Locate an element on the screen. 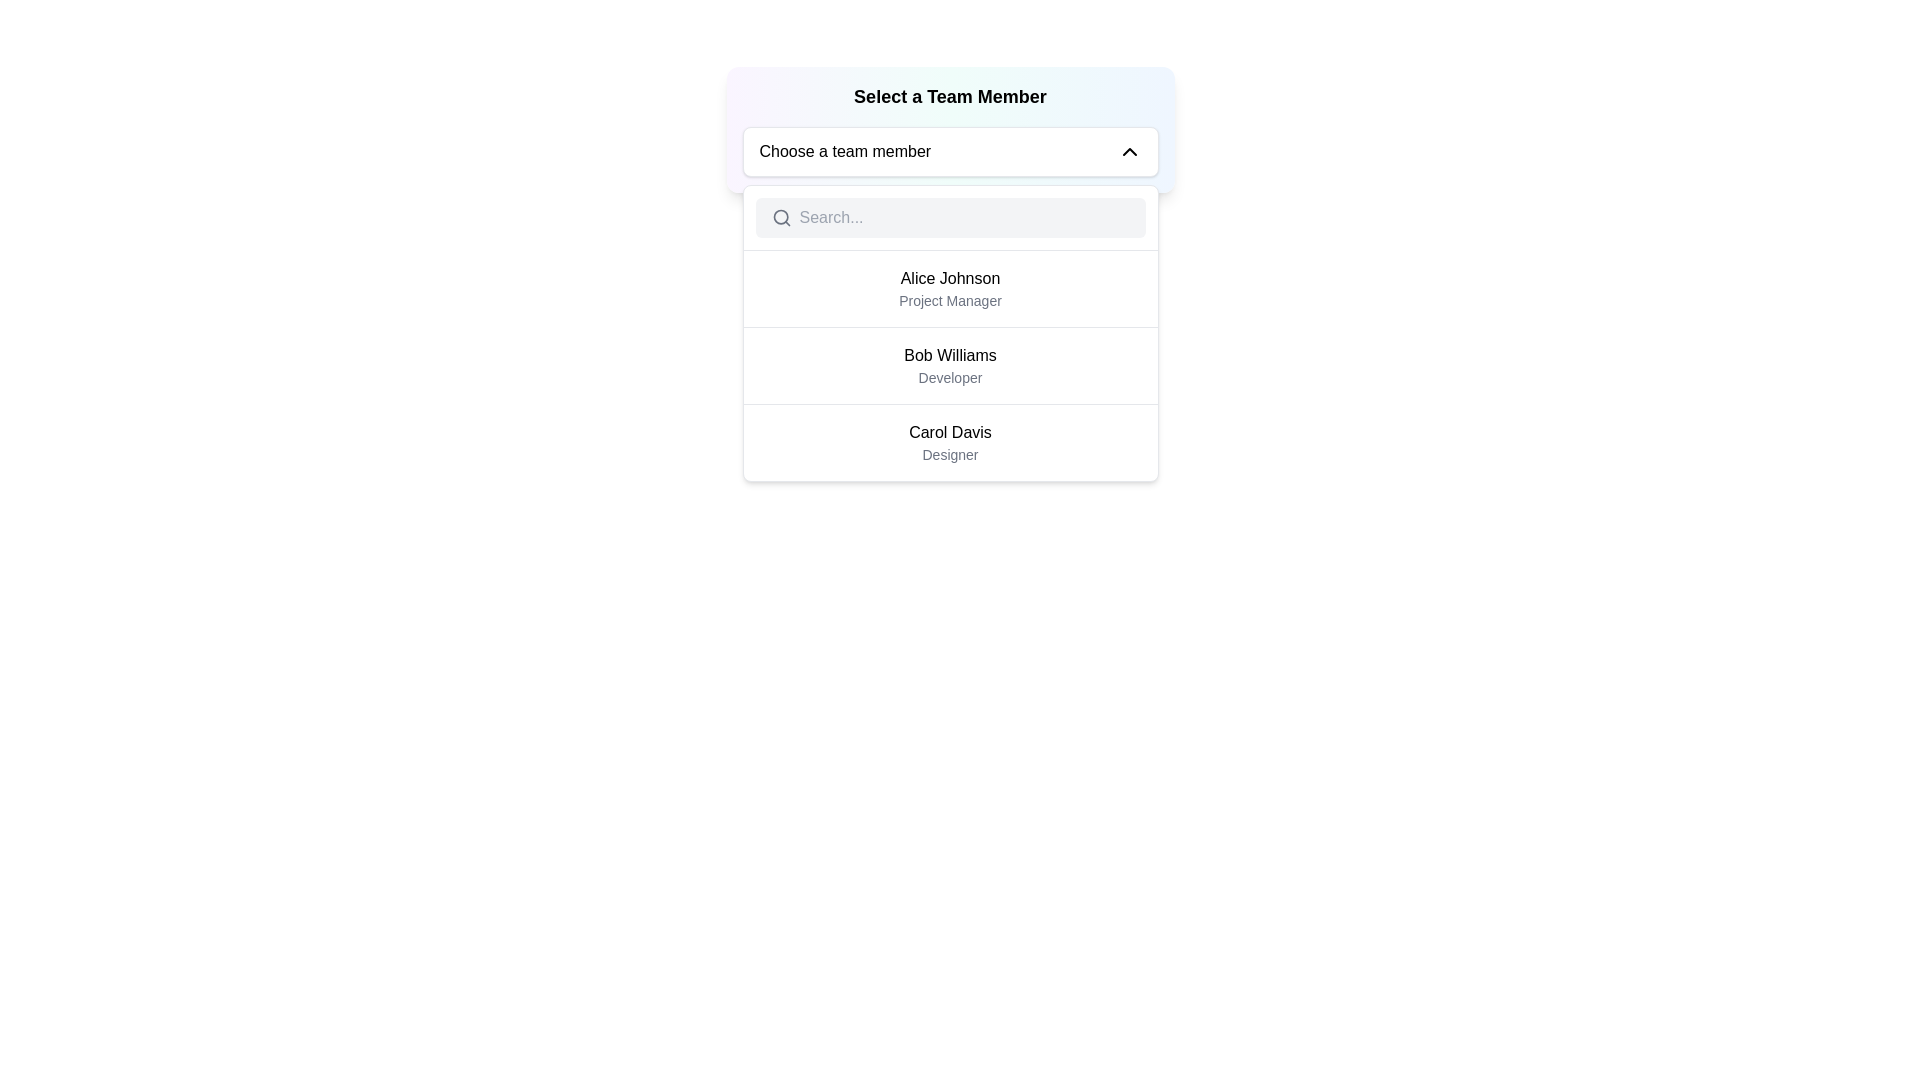  the text label located directly below 'Bob Williams' in the central dropdown area of the vertically arranged list item is located at coordinates (949, 378).